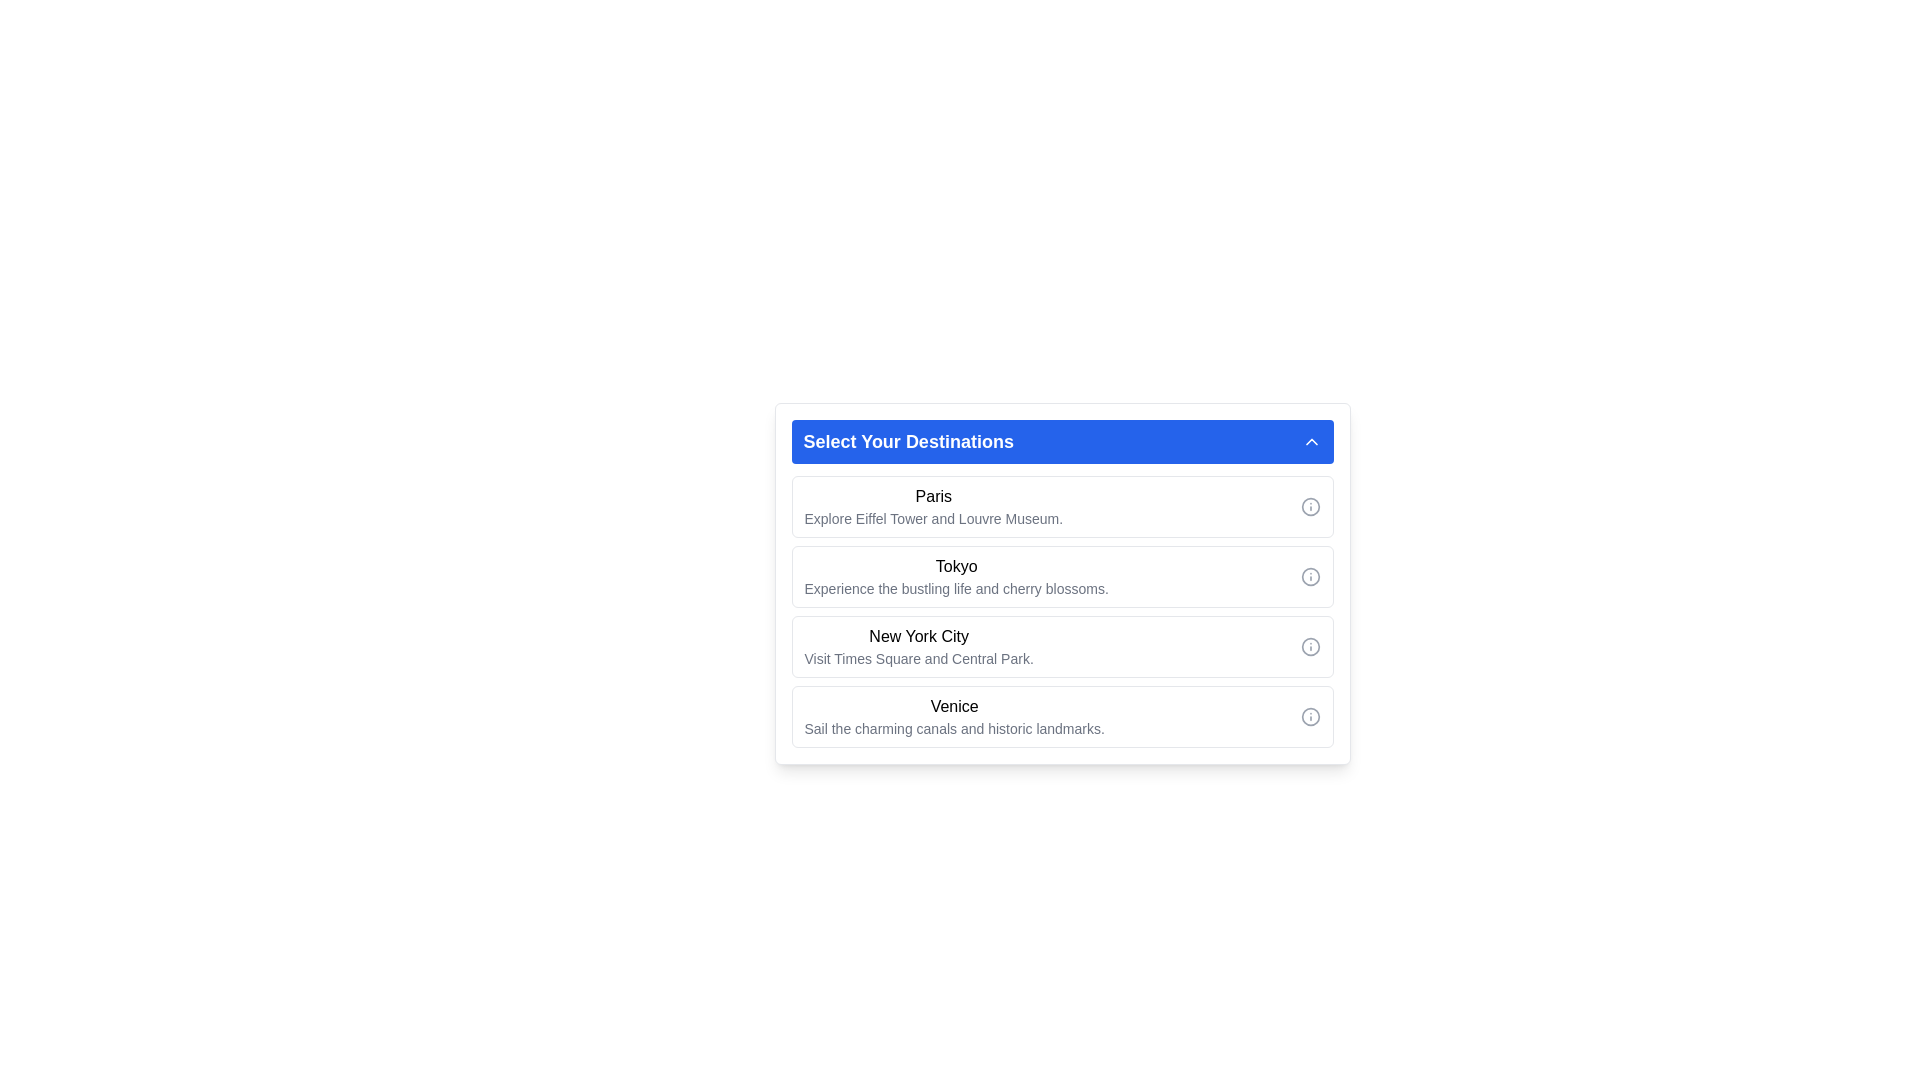  I want to click on the information icon located at the far right side of the 'New York City' item in the destination list, so click(1310, 647).